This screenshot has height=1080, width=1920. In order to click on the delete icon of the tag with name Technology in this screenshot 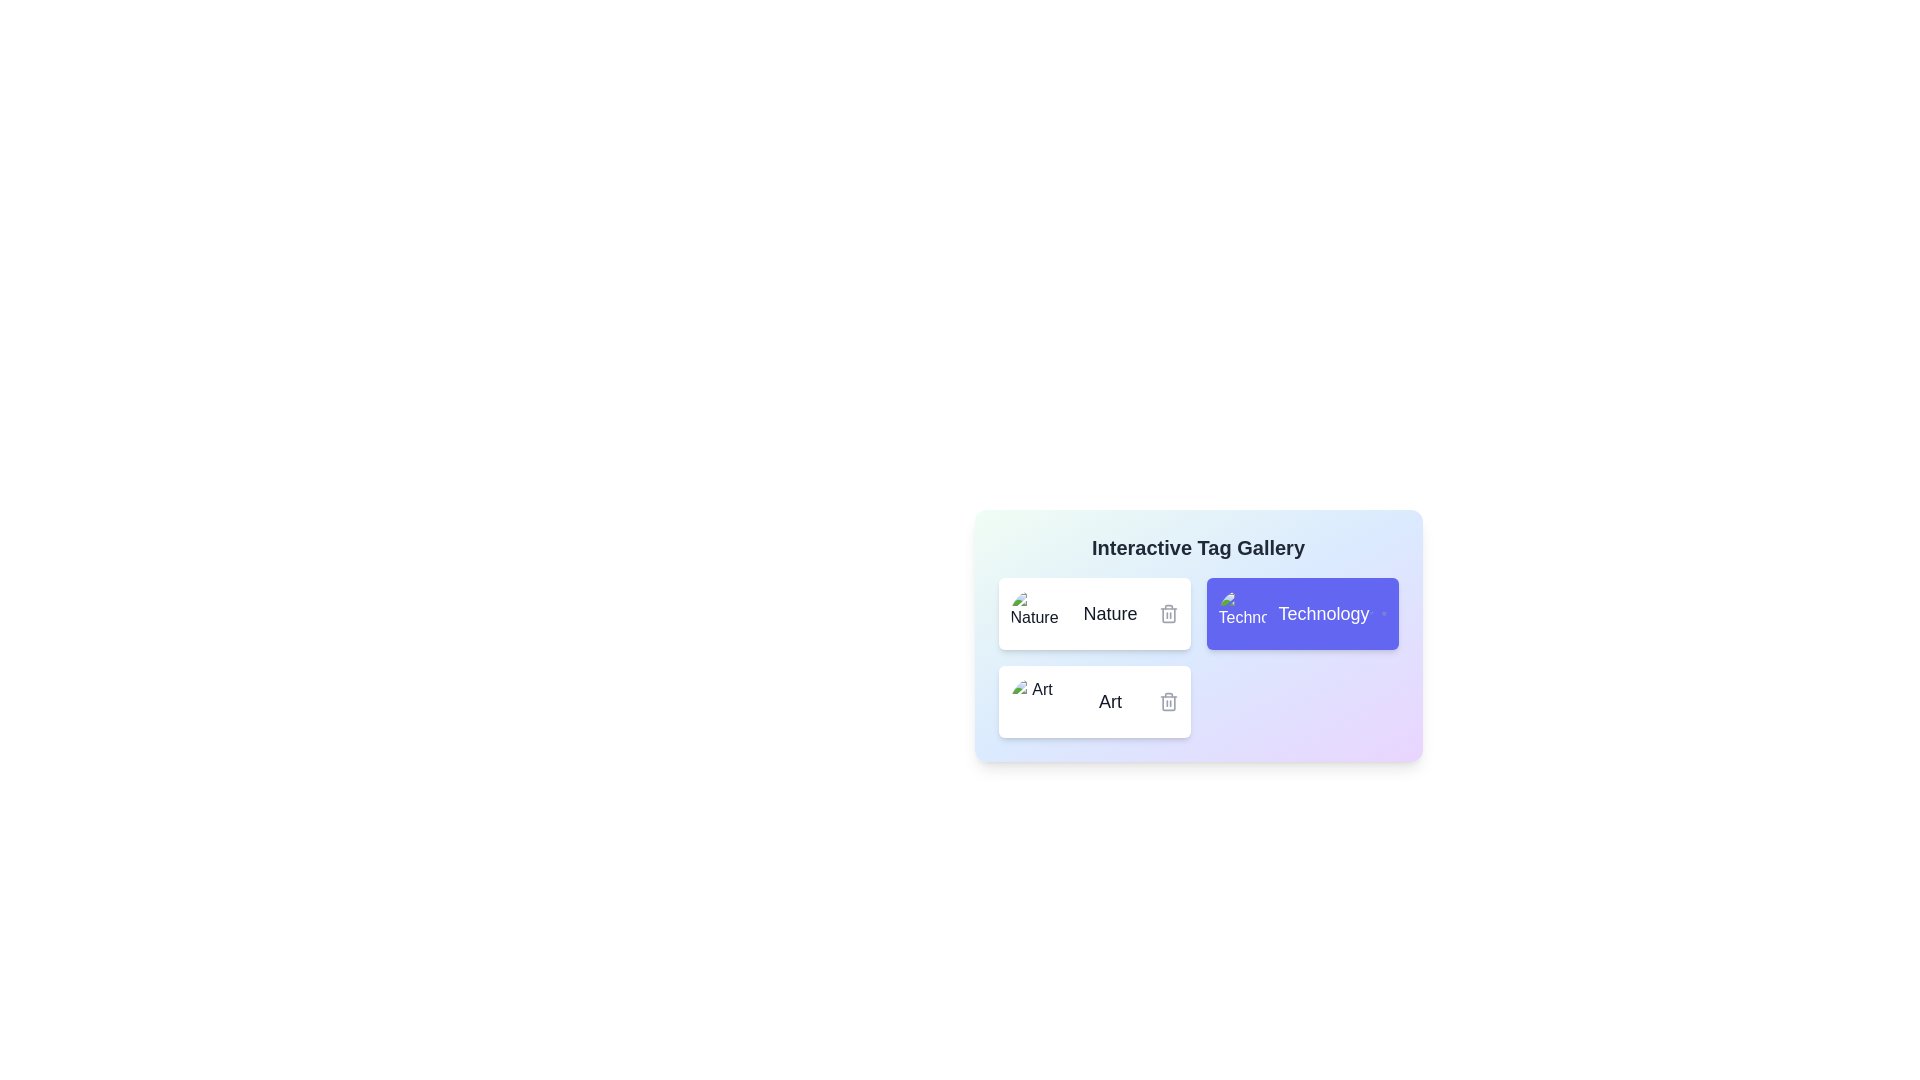, I will do `click(1383, 612)`.